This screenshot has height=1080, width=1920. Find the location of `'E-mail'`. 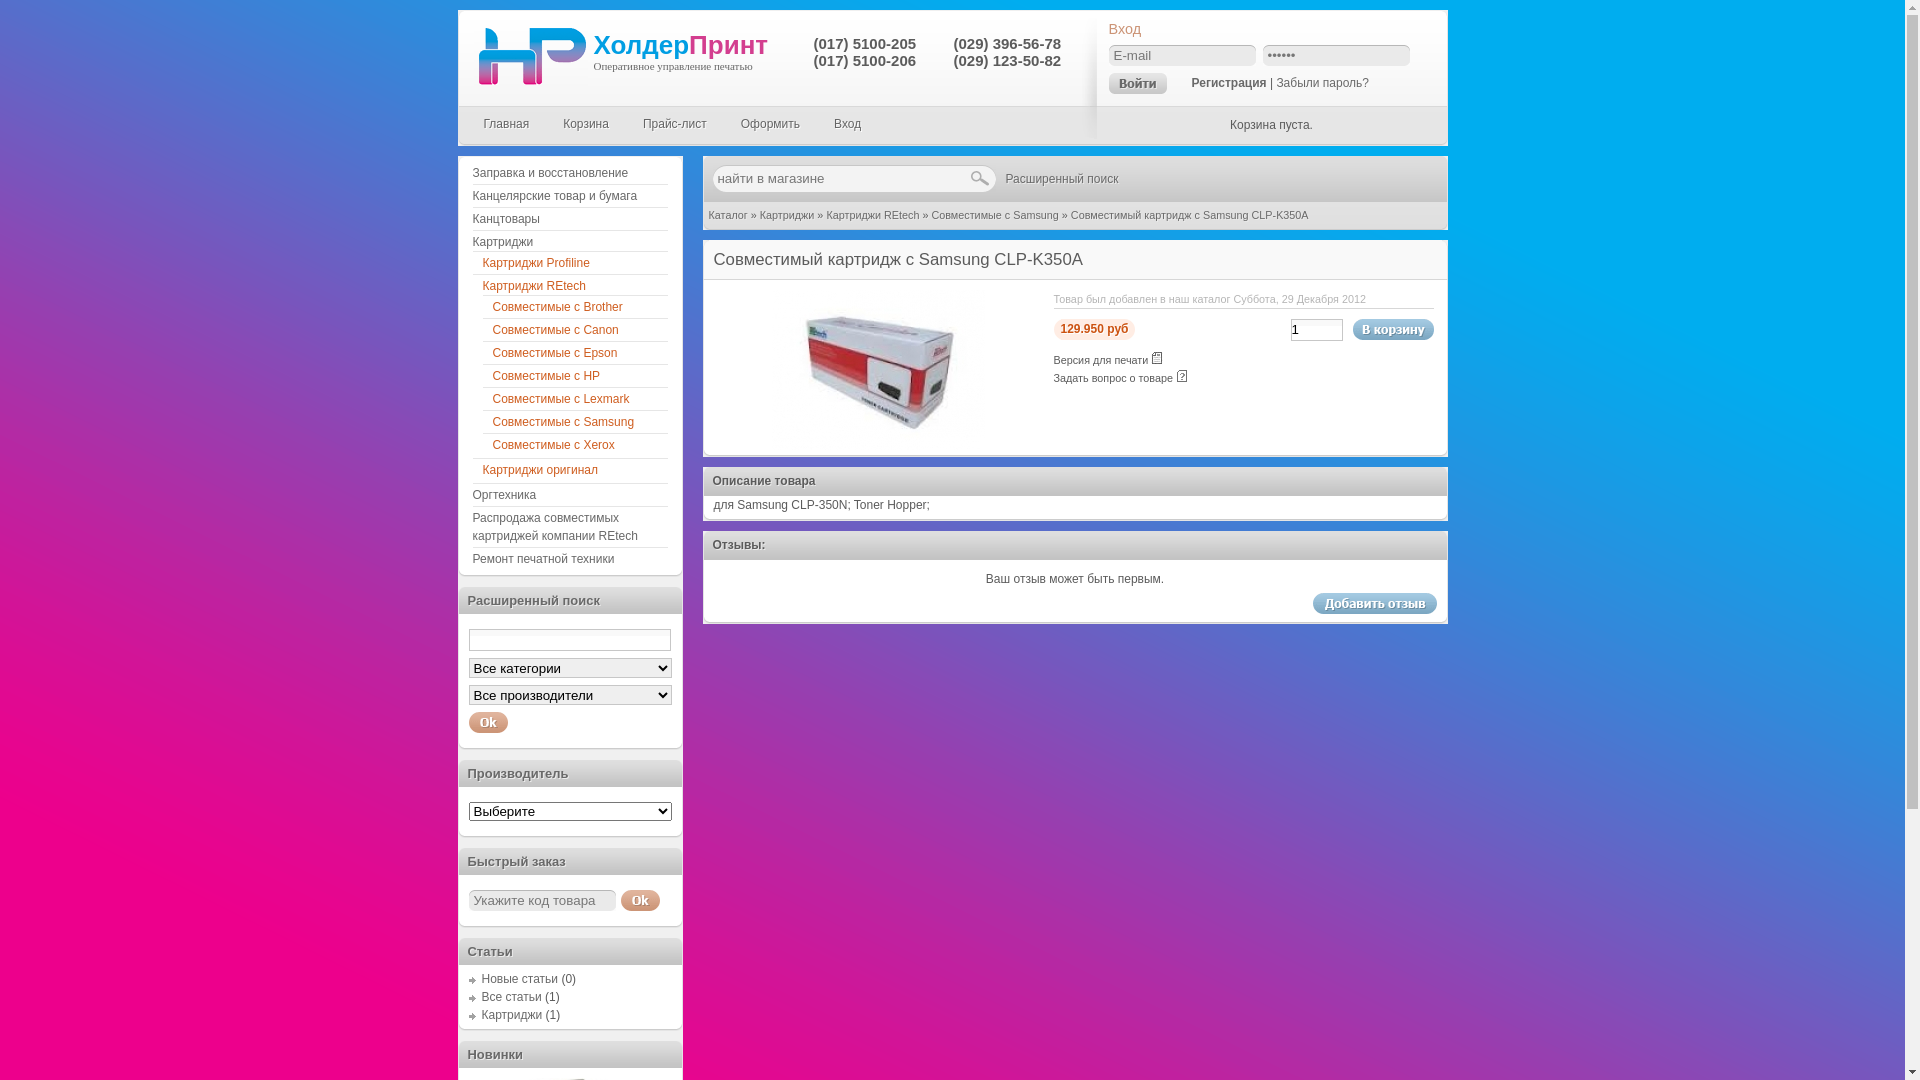

'E-mail' is located at coordinates (1181, 54).